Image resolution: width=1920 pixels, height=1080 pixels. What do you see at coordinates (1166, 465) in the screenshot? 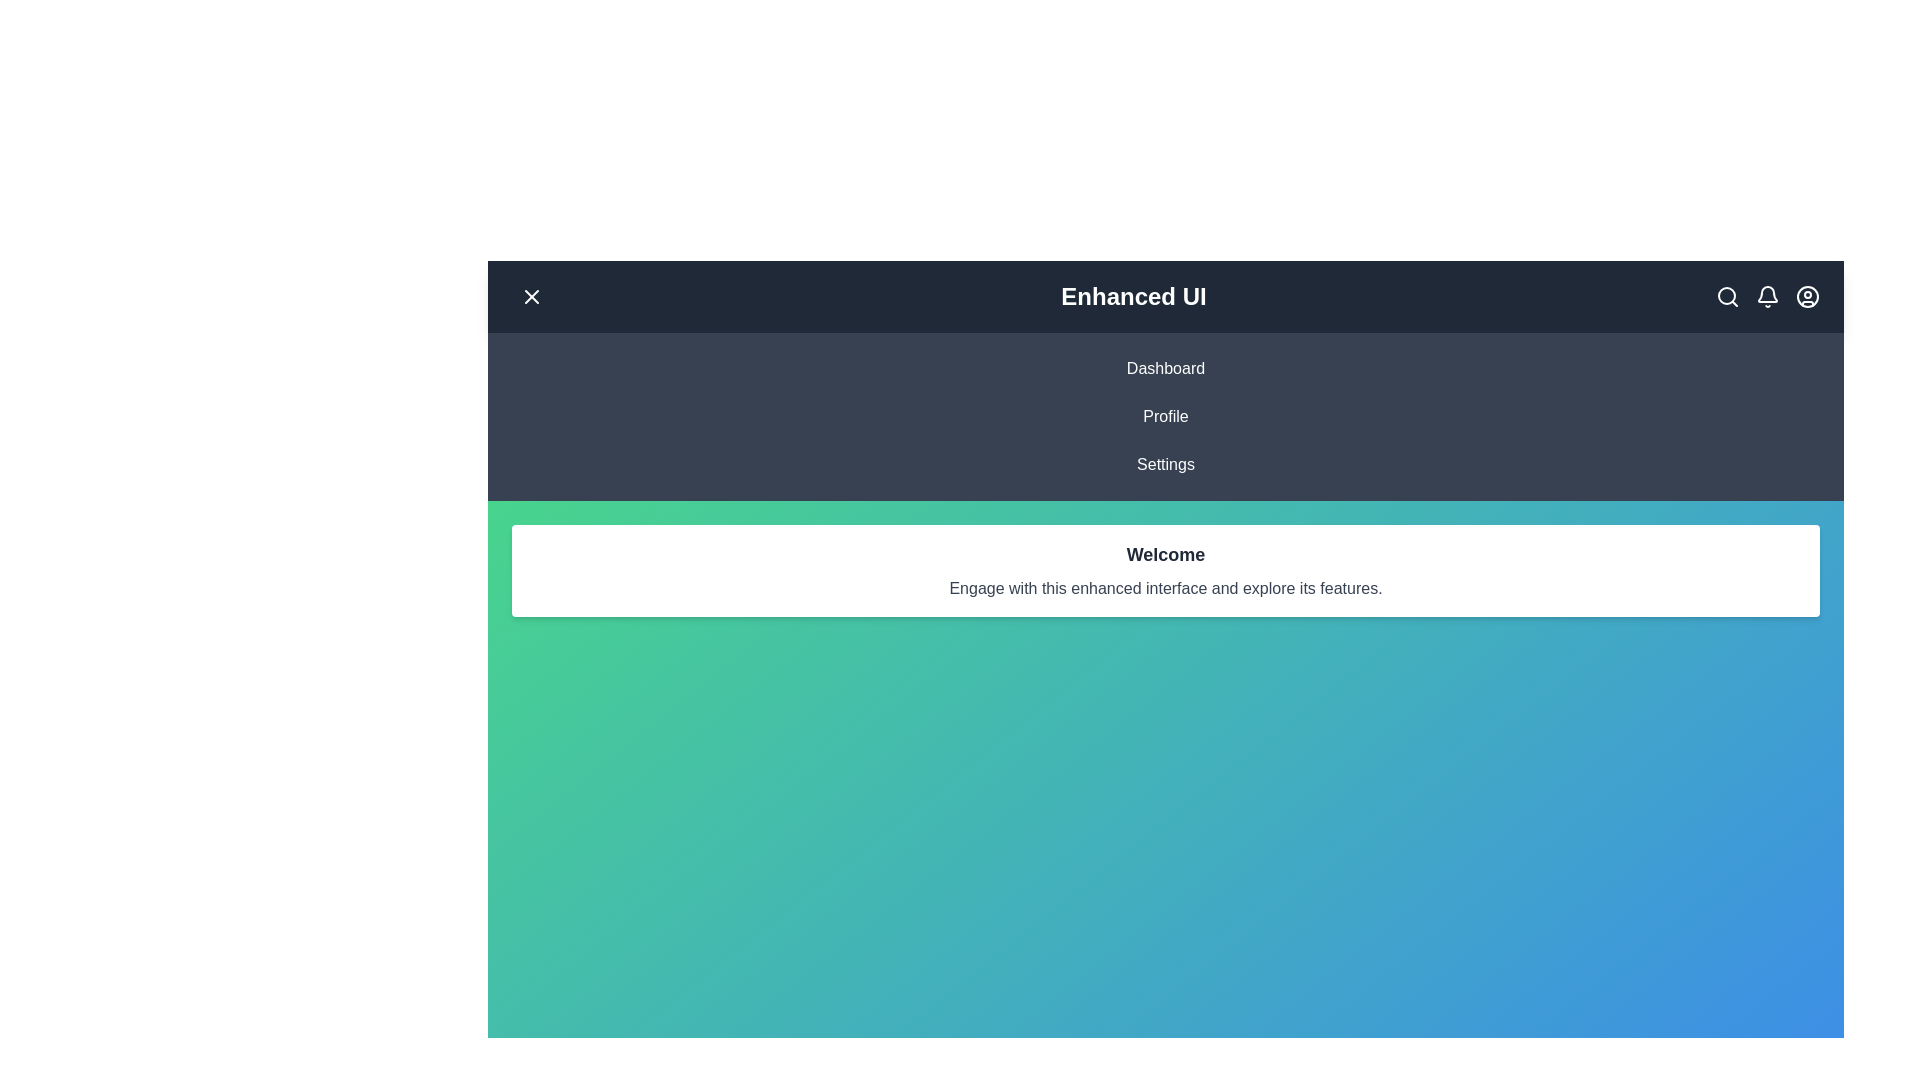
I see `the menu item Settings by clicking on it` at bounding box center [1166, 465].